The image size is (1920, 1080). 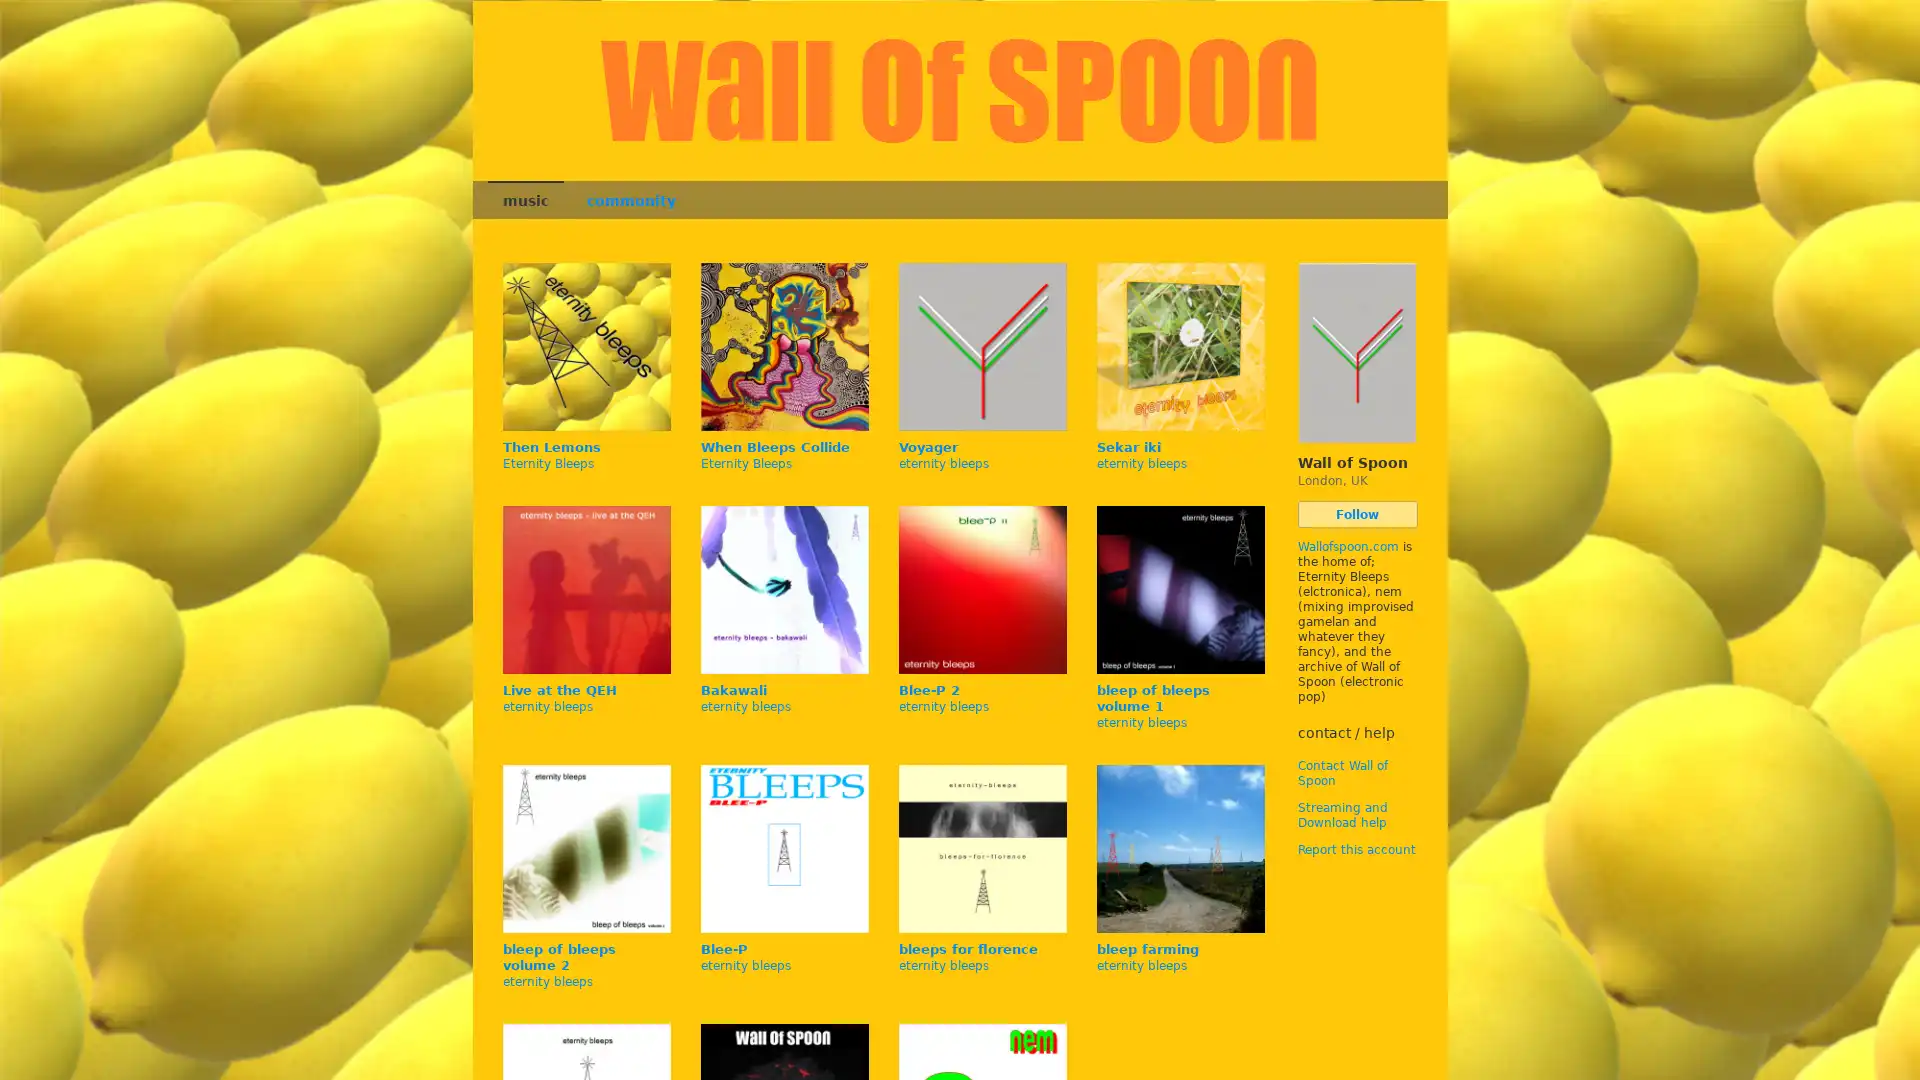 What do you see at coordinates (1357, 513) in the screenshot?
I see `Follow` at bounding box center [1357, 513].